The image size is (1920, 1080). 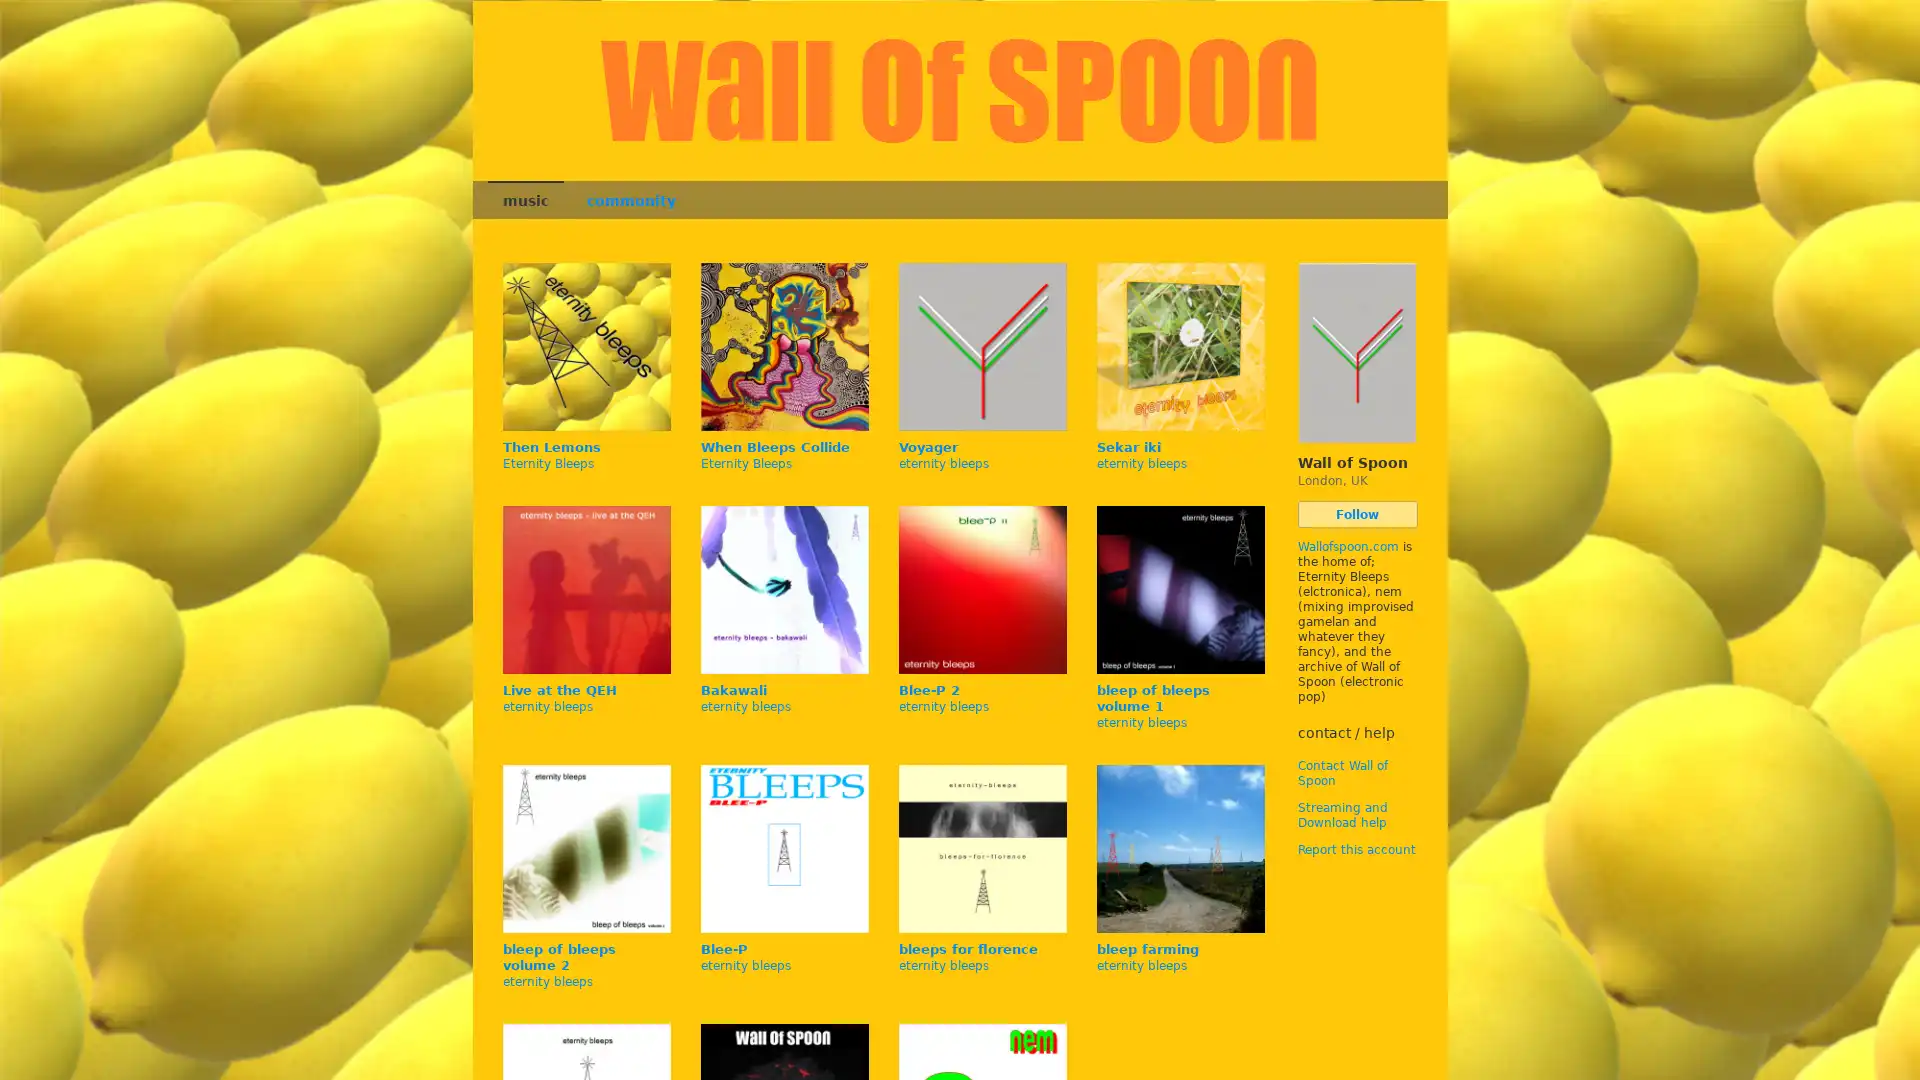 What do you see at coordinates (1357, 513) in the screenshot?
I see `Follow` at bounding box center [1357, 513].